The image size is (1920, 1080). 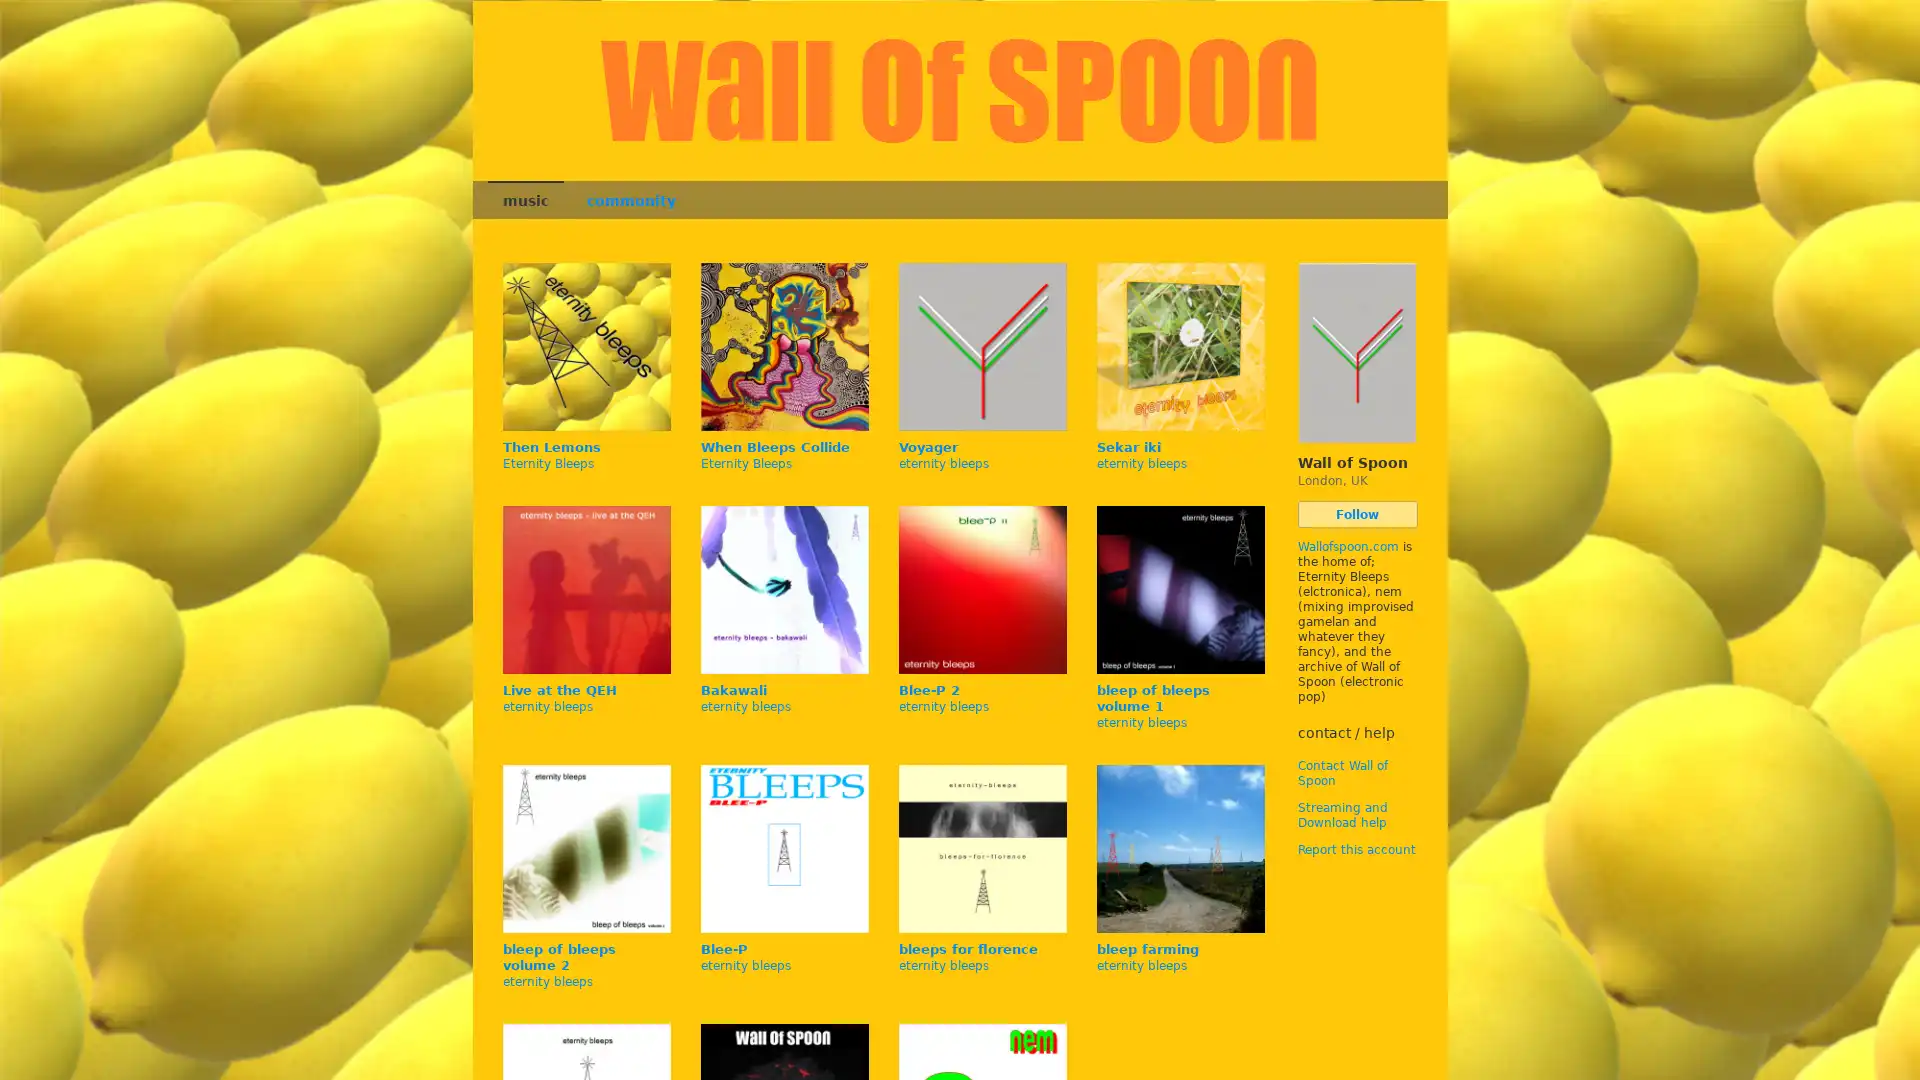 What do you see at coordinates (1357, 513) in the screenshot?
I see `Follow` at bounding box center [1357, 513].